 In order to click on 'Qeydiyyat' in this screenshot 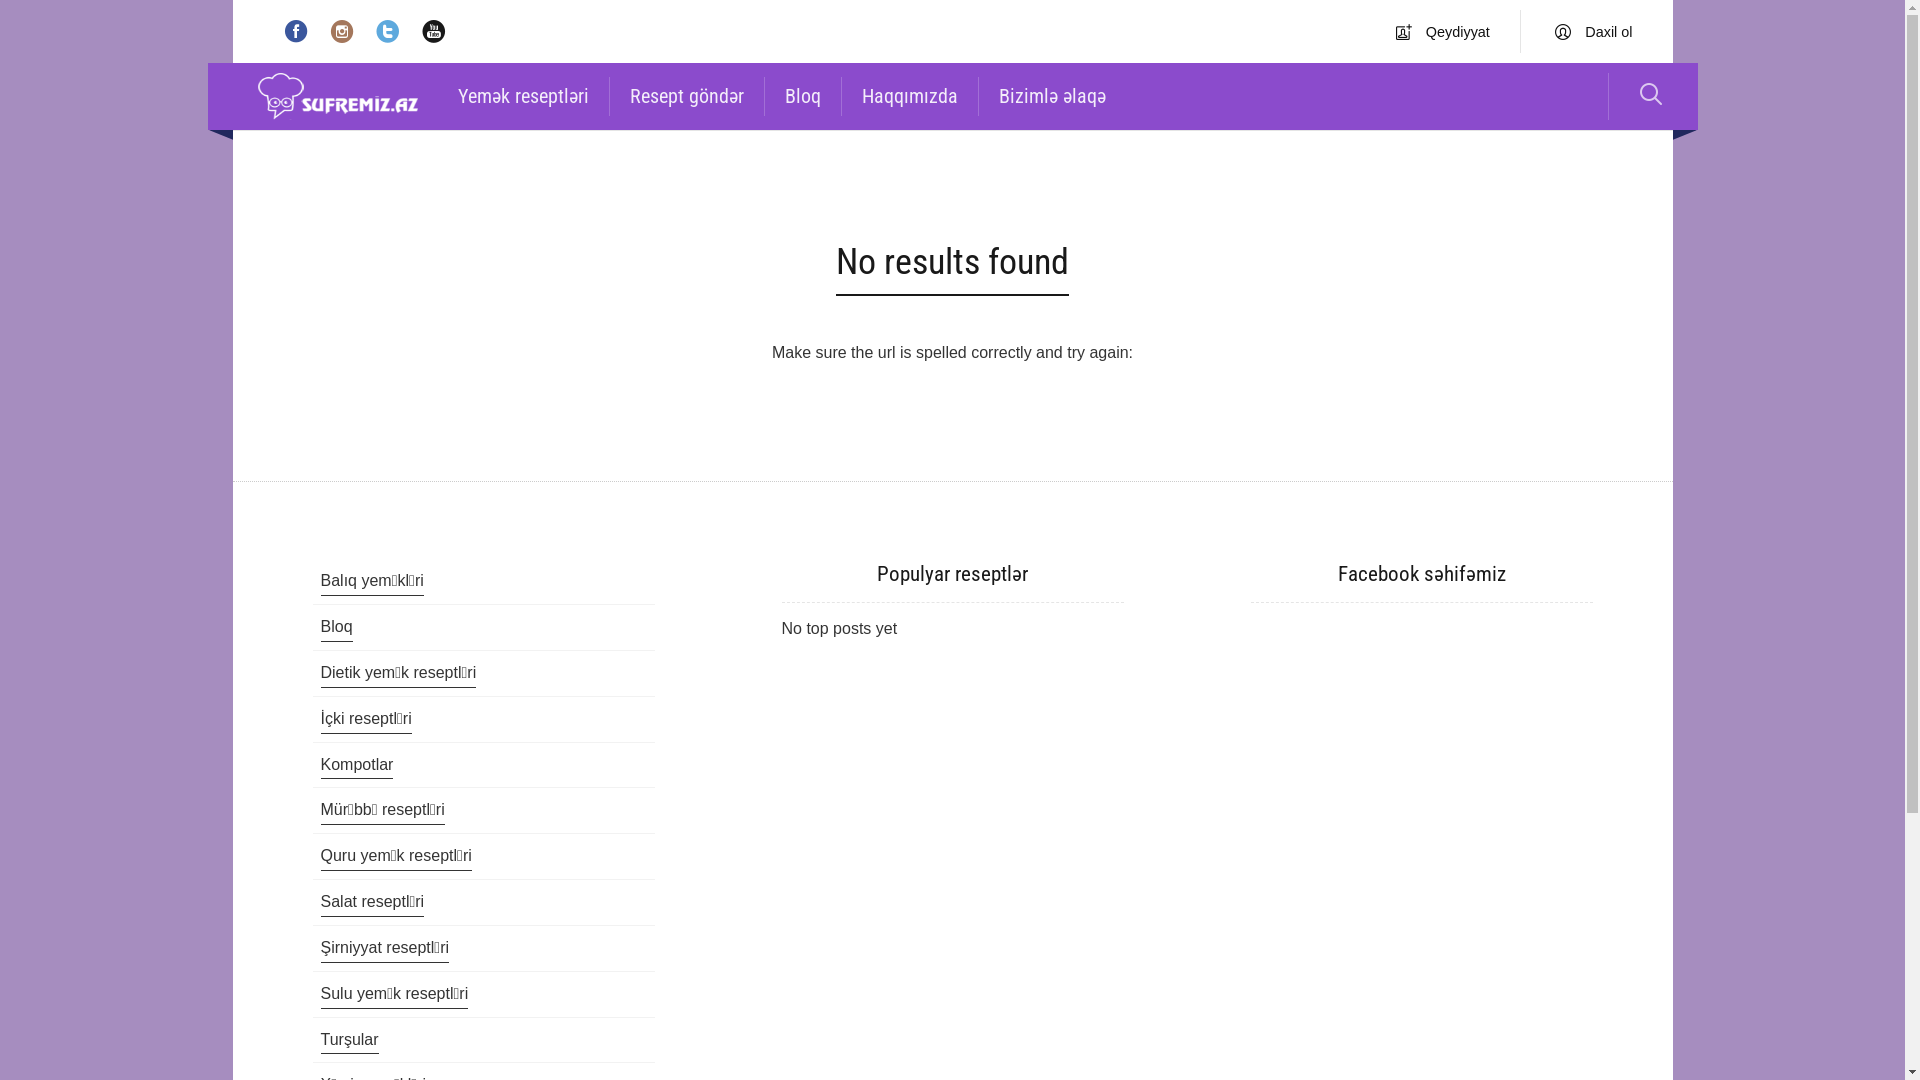, I will do `click(1395, 31)`.